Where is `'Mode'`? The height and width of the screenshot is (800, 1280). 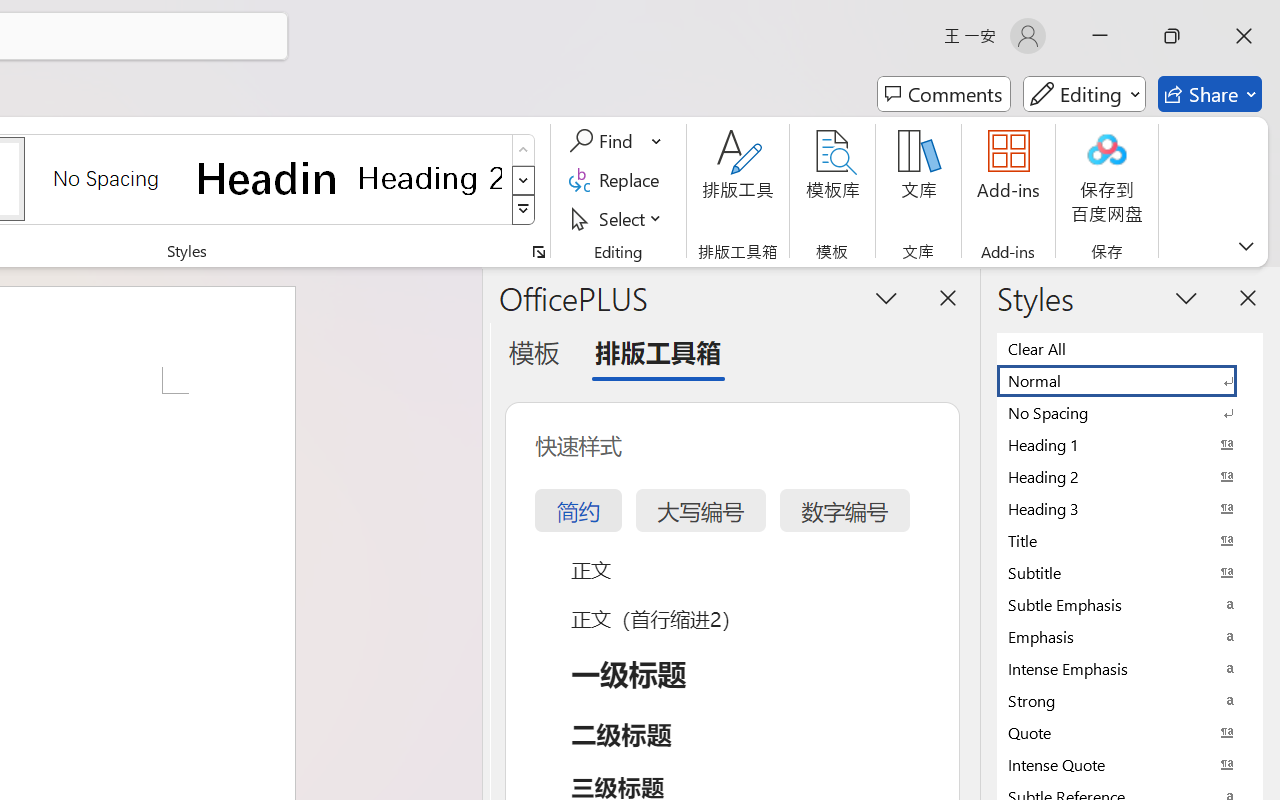
'Mode' is located at coordinates (1083, 94).